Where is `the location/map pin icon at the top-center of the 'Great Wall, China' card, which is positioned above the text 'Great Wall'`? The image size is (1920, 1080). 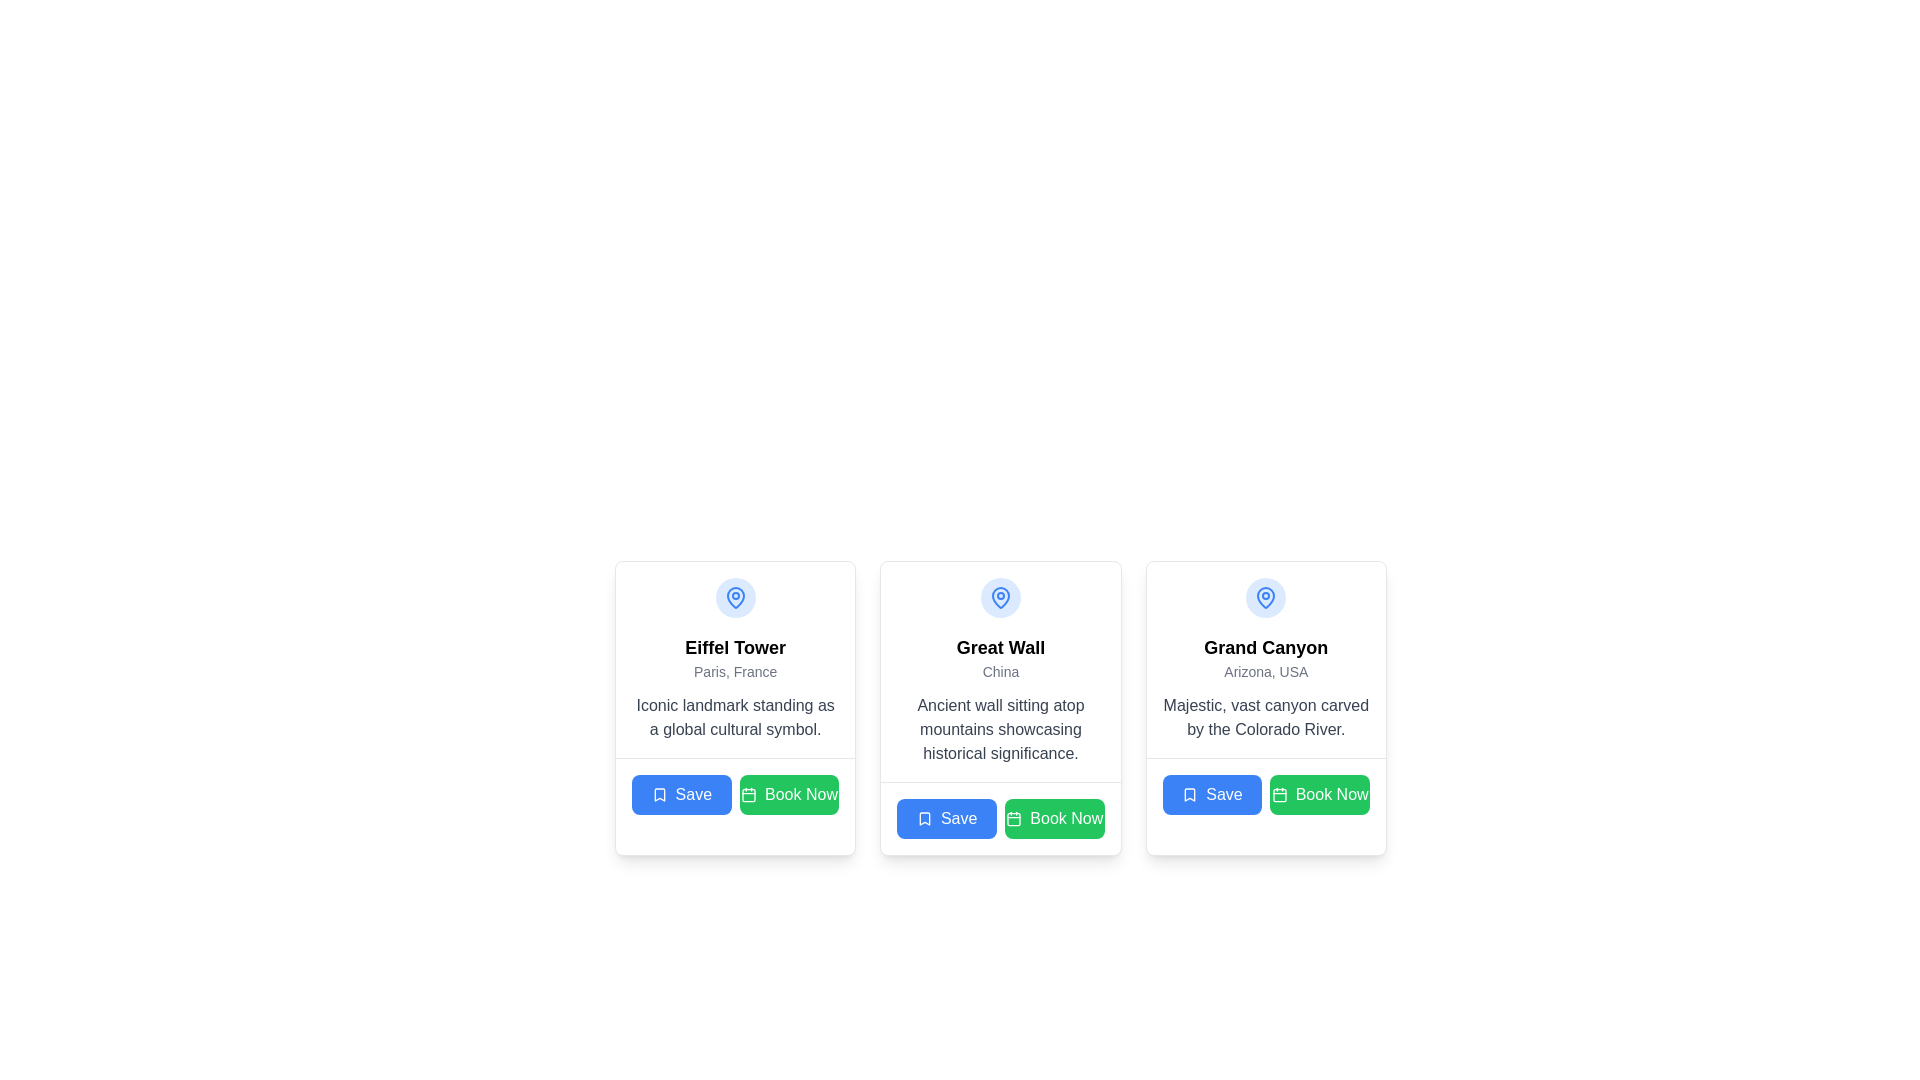 the location/map pin icon at the top-center of the 'Great Wall, China' card, which is positioned above the text 'Great Wall' is located at coordinates (1000, 596).